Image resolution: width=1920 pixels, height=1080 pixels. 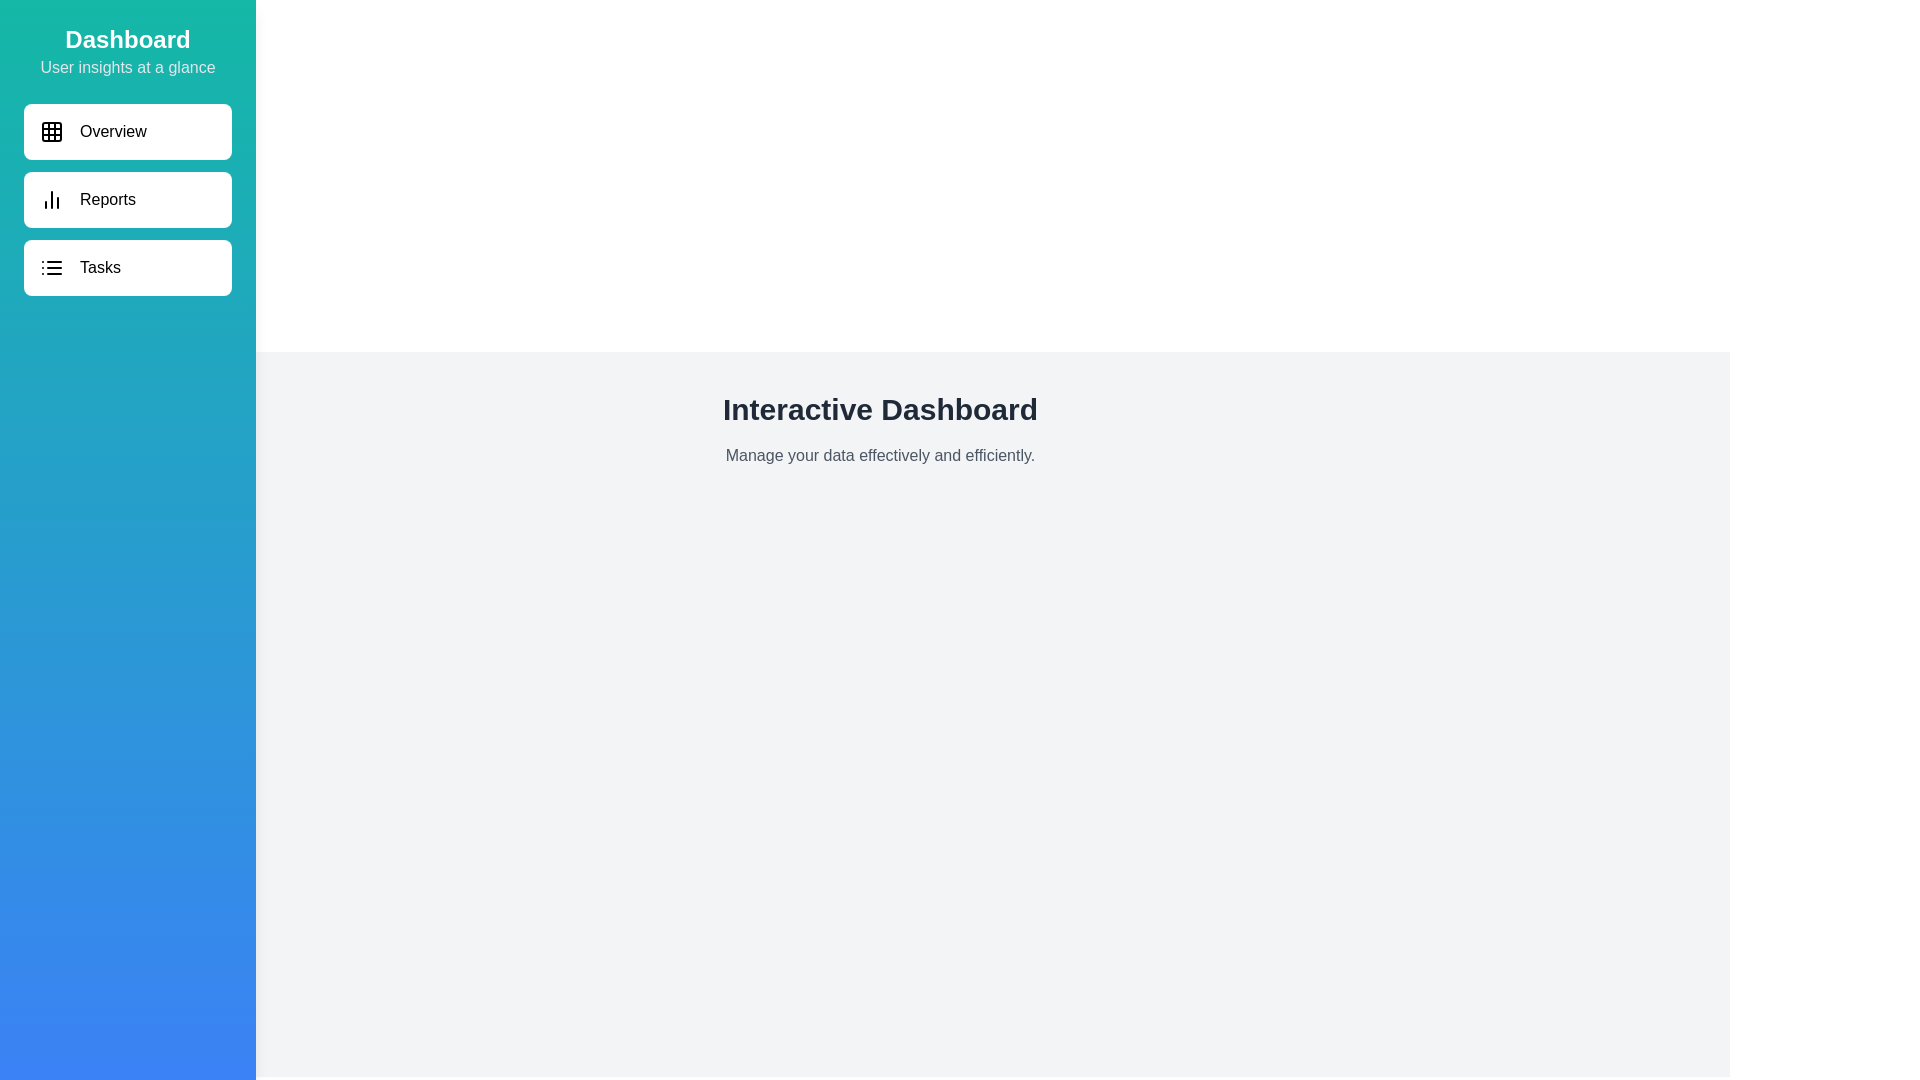 I want to click on the navigation item Tasks to navigate to the corresponding section, so click(x=127, y=266).